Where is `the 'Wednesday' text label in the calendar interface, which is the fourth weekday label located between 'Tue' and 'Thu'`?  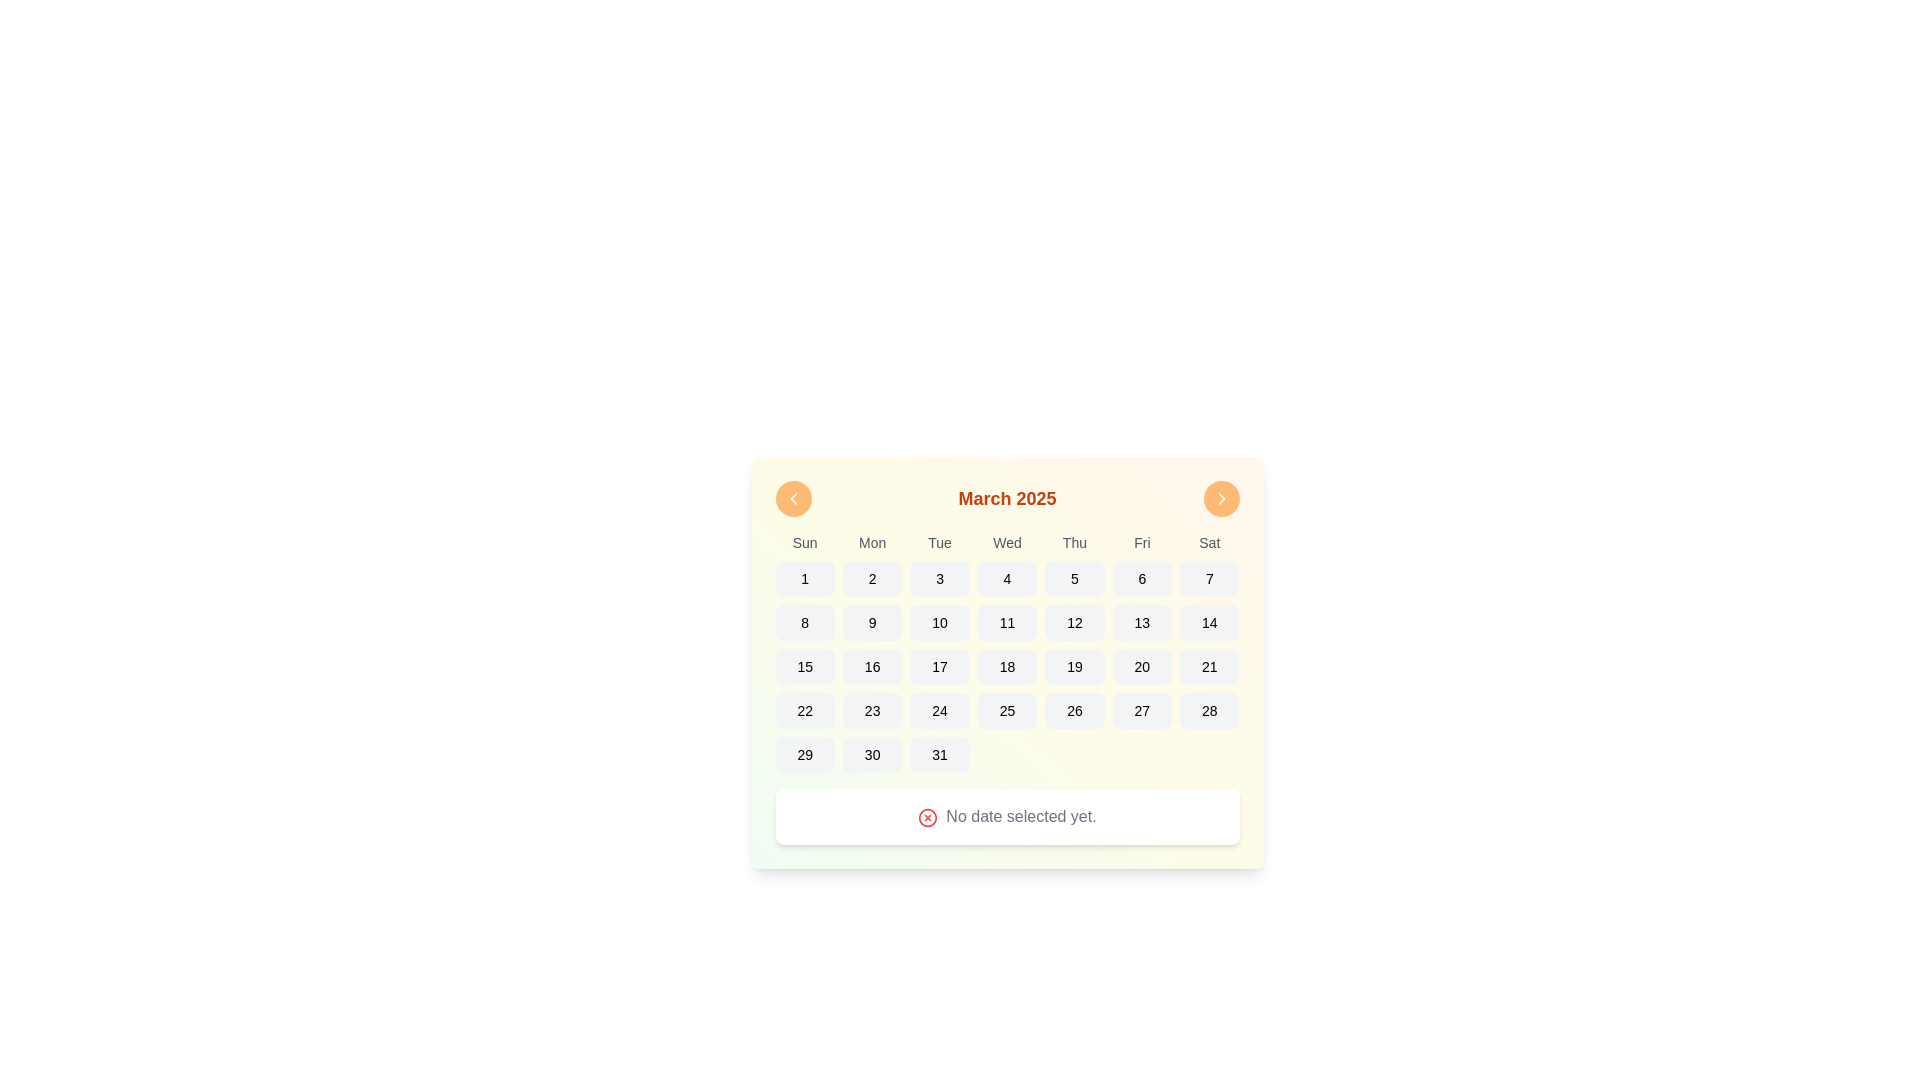 the 'Wednesday' text label in the calendar interface, which is the fourth weekday label located between 'Tue' and 'Thu' is located at coordinates (1007, 543).